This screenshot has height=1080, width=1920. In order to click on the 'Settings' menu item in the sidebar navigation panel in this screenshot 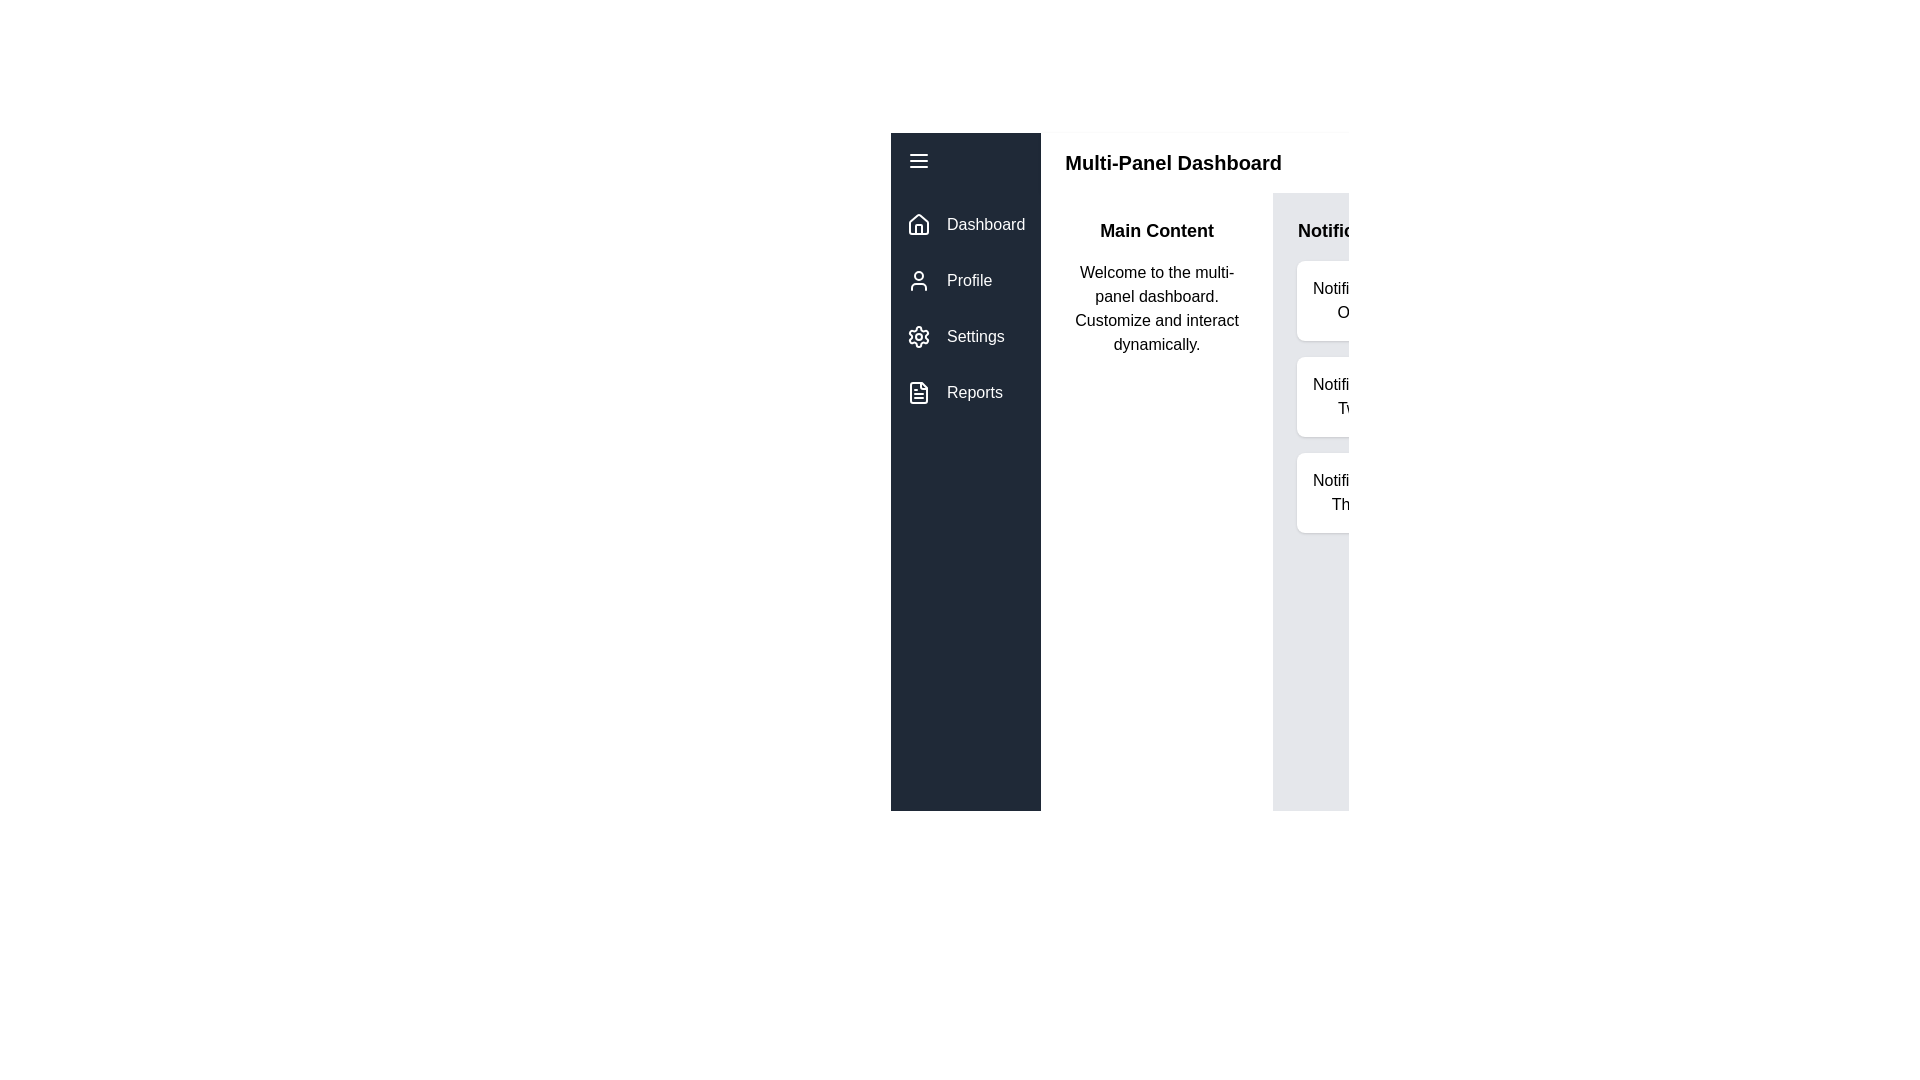, I will do `click(965, 335)`.